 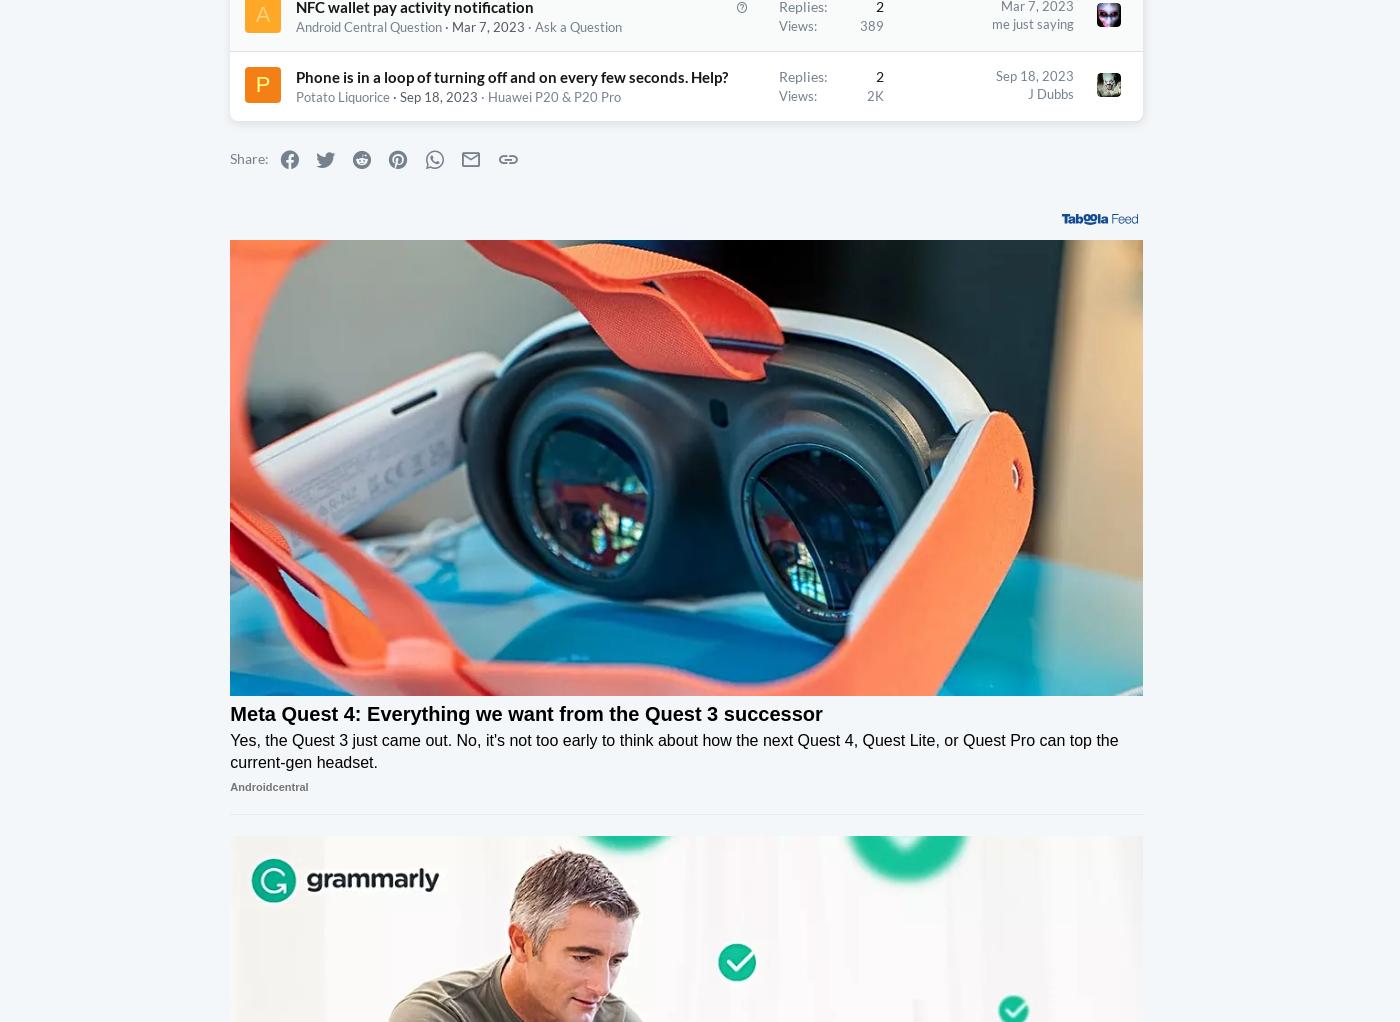 What do you see at coordinates (1354, 384) in the screenshot?
I see `'938,501'` at bounding box center [1354, 384].